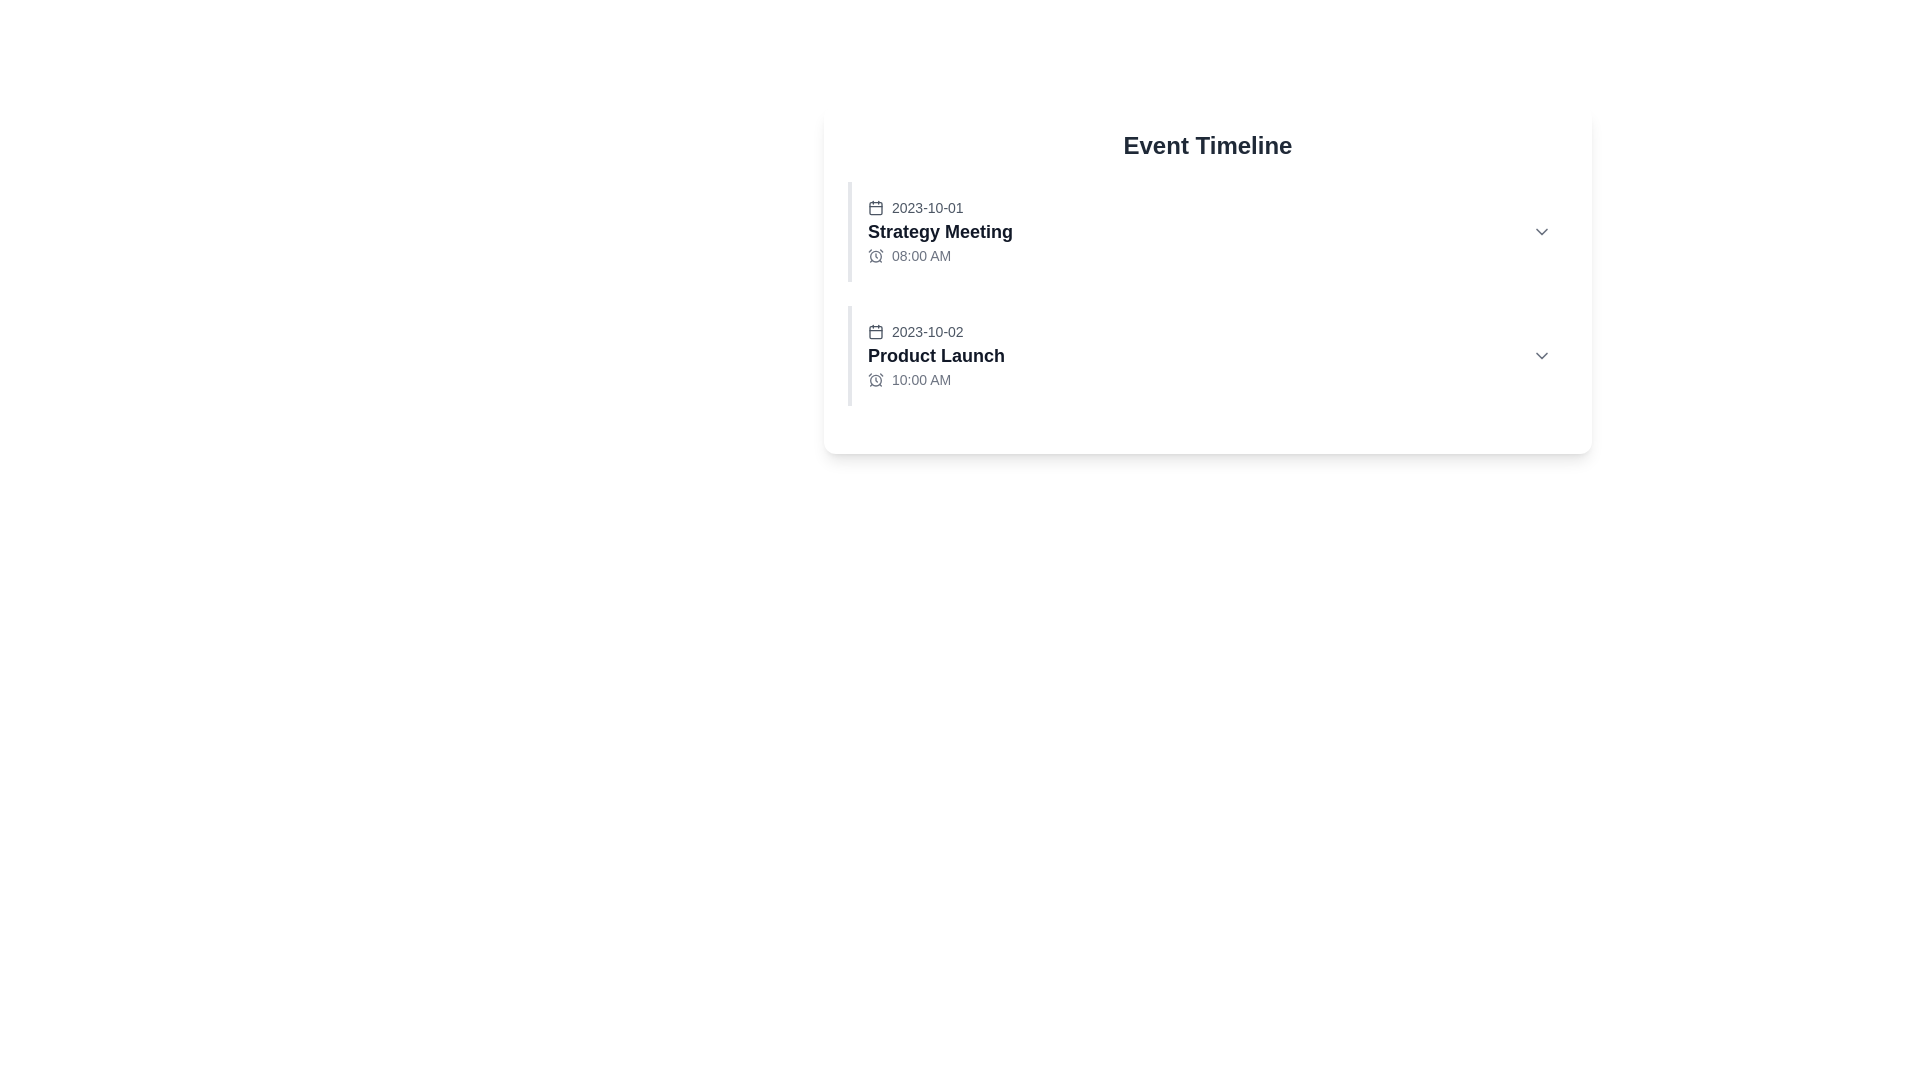 Image resolution: width=1920 pixels, height=1080 pixels. I want to click on time displayed on the informational label for the 'Product Launch' event, which shows '10:00 AM' and is located below the event title with an adjacent alarm clock icon, so click(935, 380).